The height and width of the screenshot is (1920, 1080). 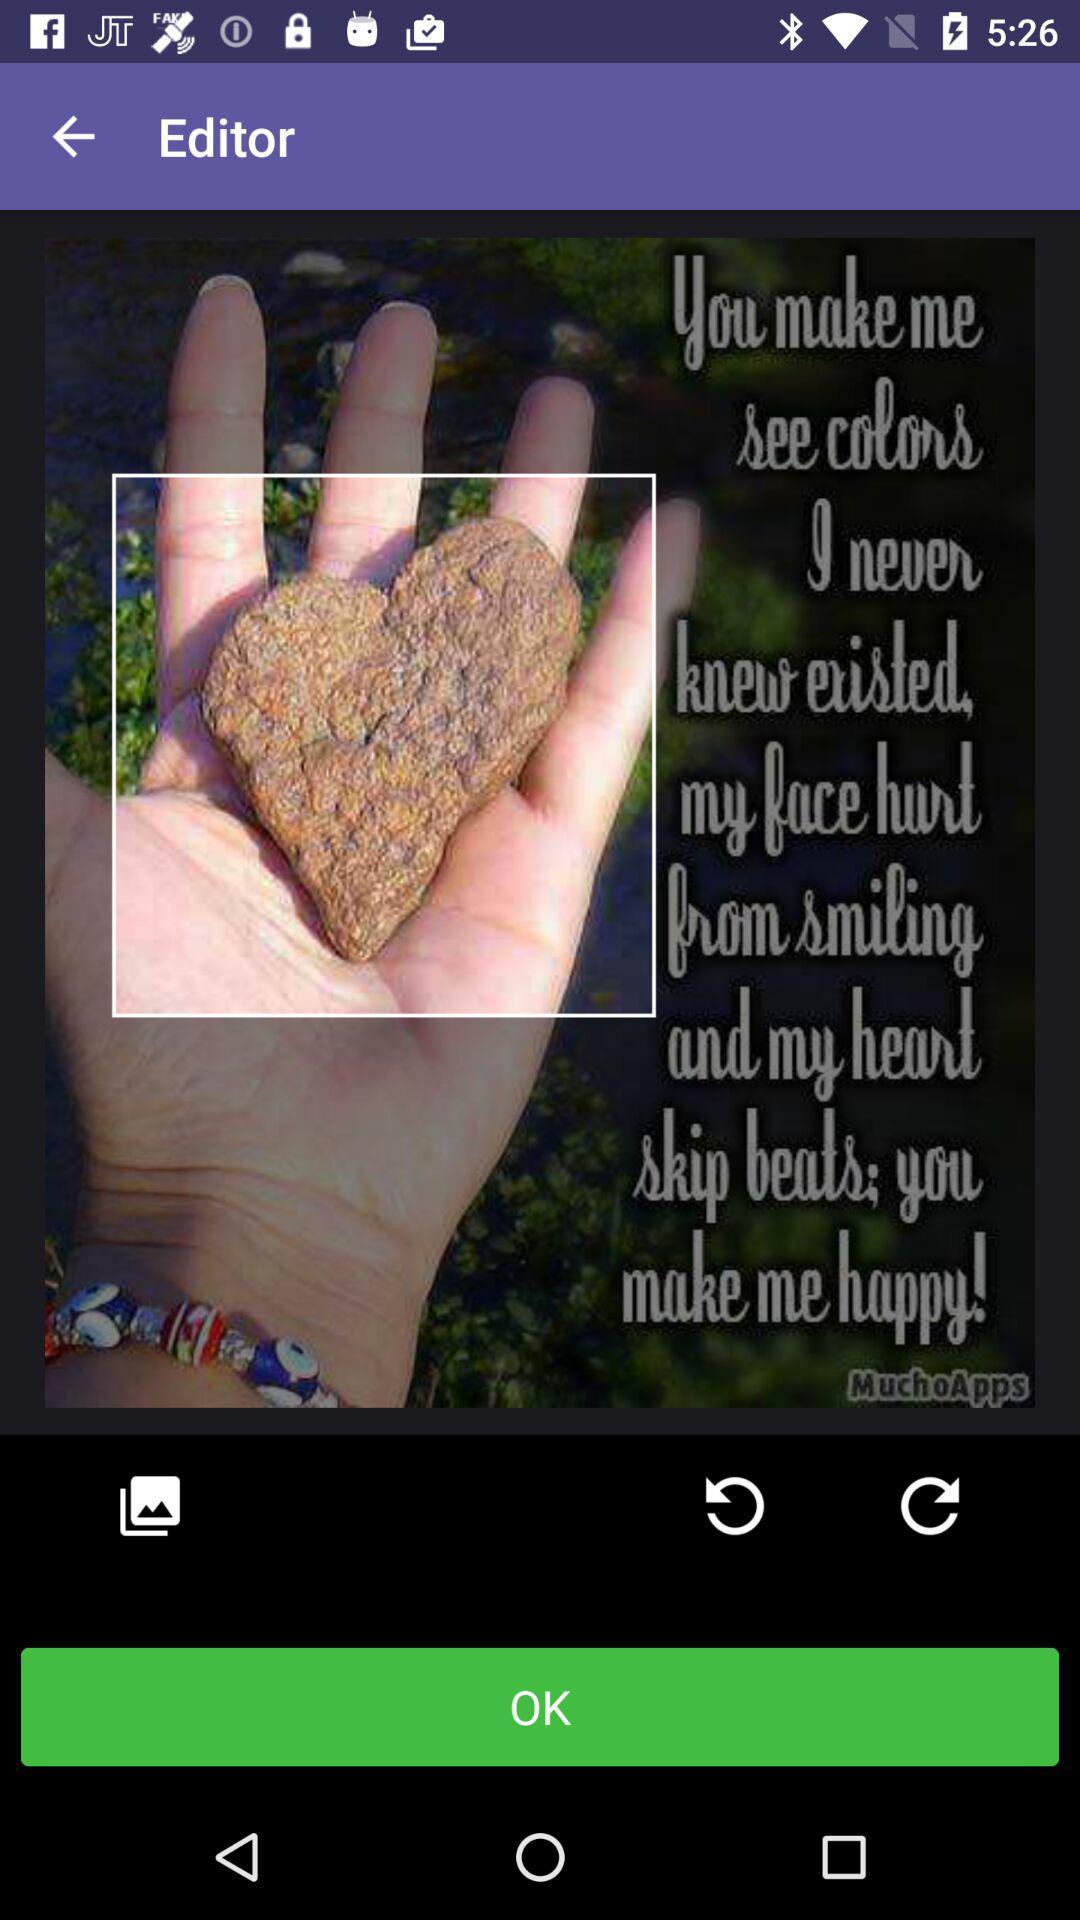 I want to click on icon to the left of editor app, so click(x=72, y=135).